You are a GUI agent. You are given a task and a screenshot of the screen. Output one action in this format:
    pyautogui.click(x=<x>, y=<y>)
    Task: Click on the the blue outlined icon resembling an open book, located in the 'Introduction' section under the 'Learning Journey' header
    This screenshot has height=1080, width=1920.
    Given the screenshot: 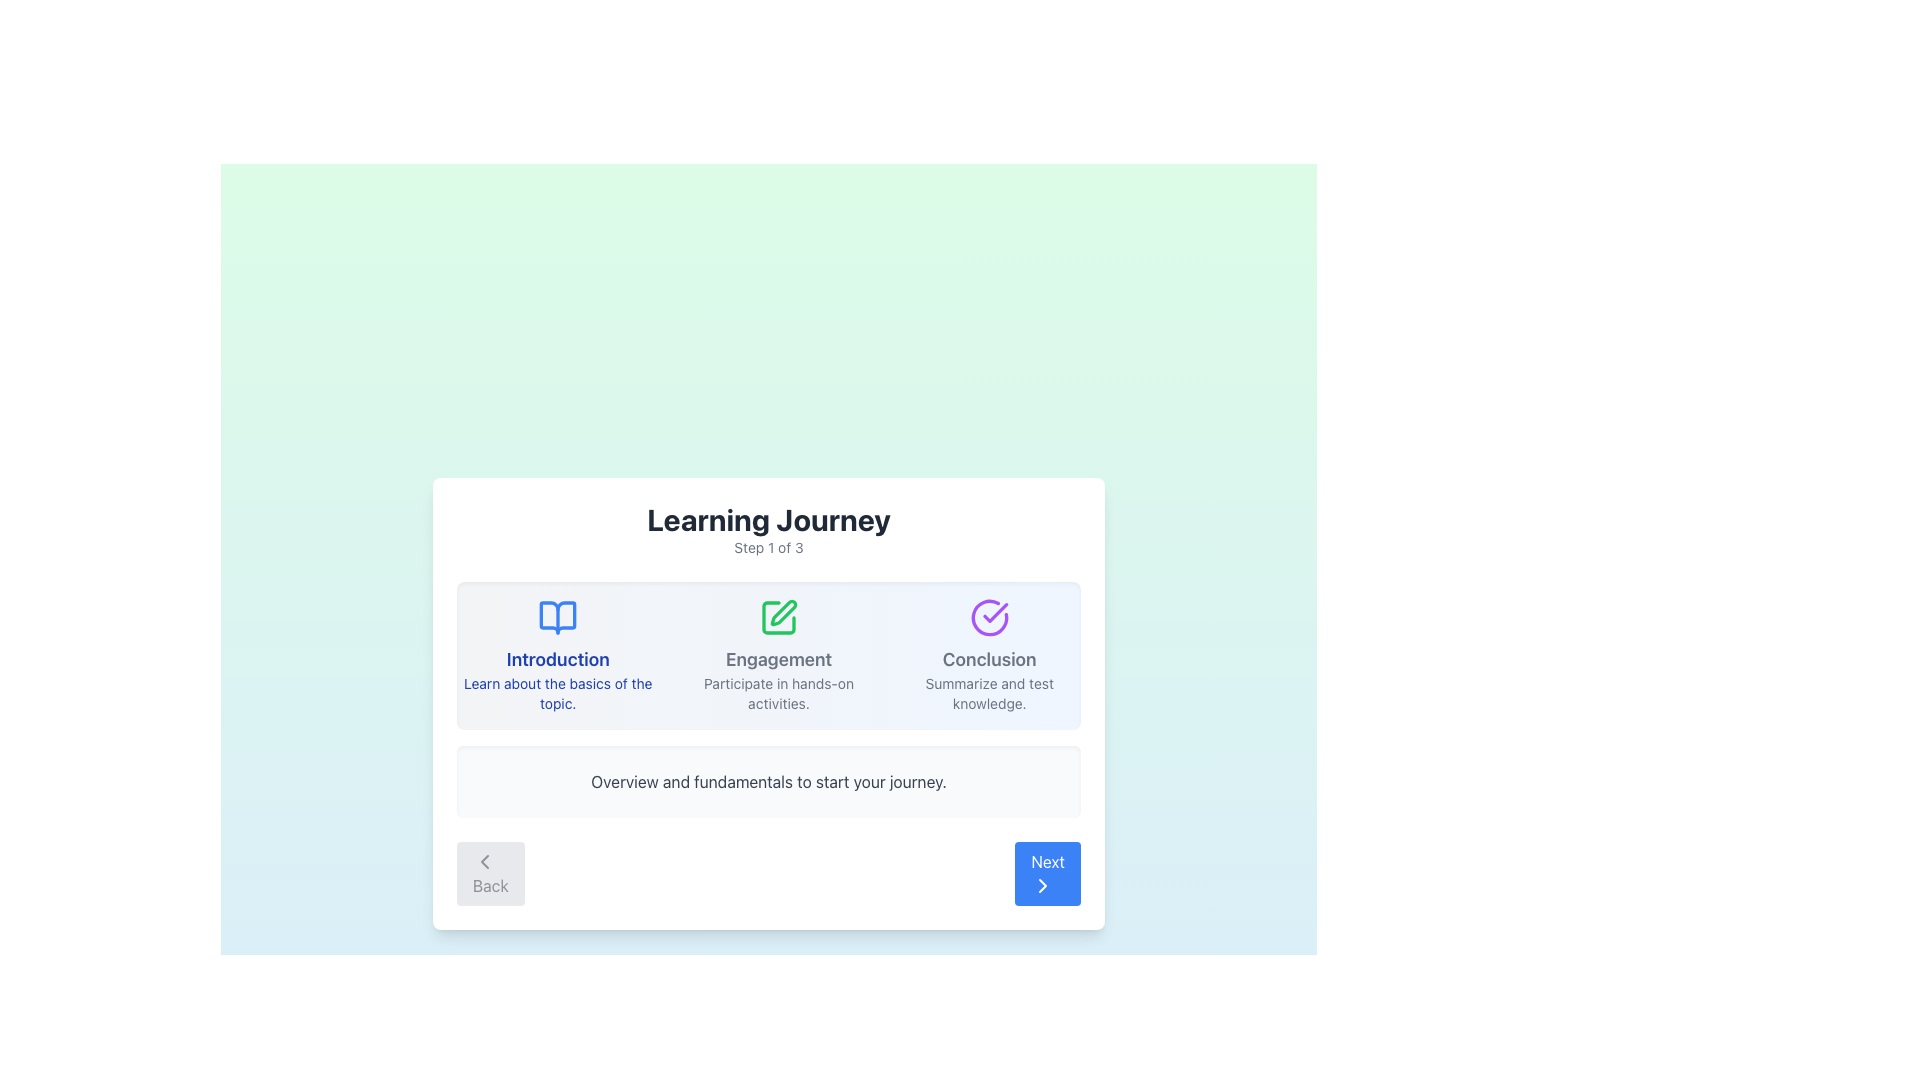 What is the action you would take?
    pyautogui.click(x=558, y=616)
    